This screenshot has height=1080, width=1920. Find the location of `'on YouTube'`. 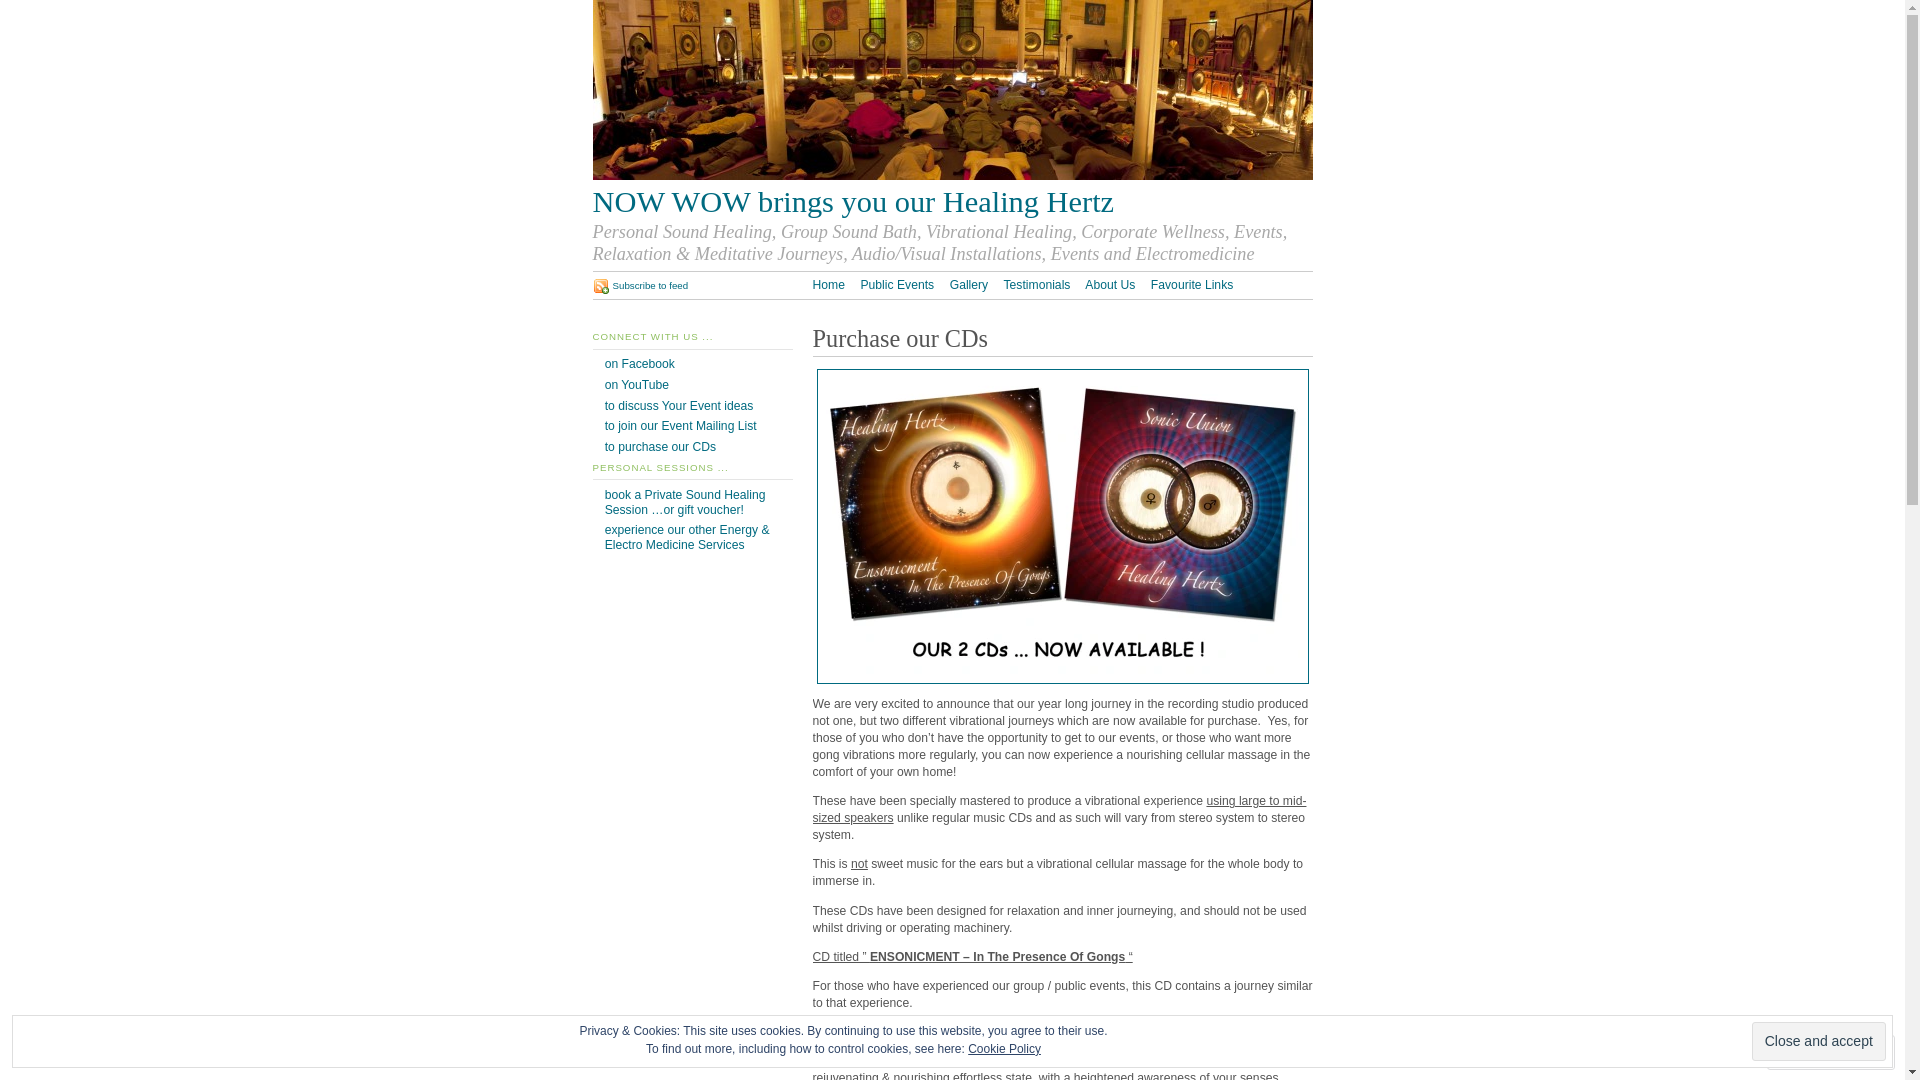

'on YouTube' is located at coordinates (636, 385).